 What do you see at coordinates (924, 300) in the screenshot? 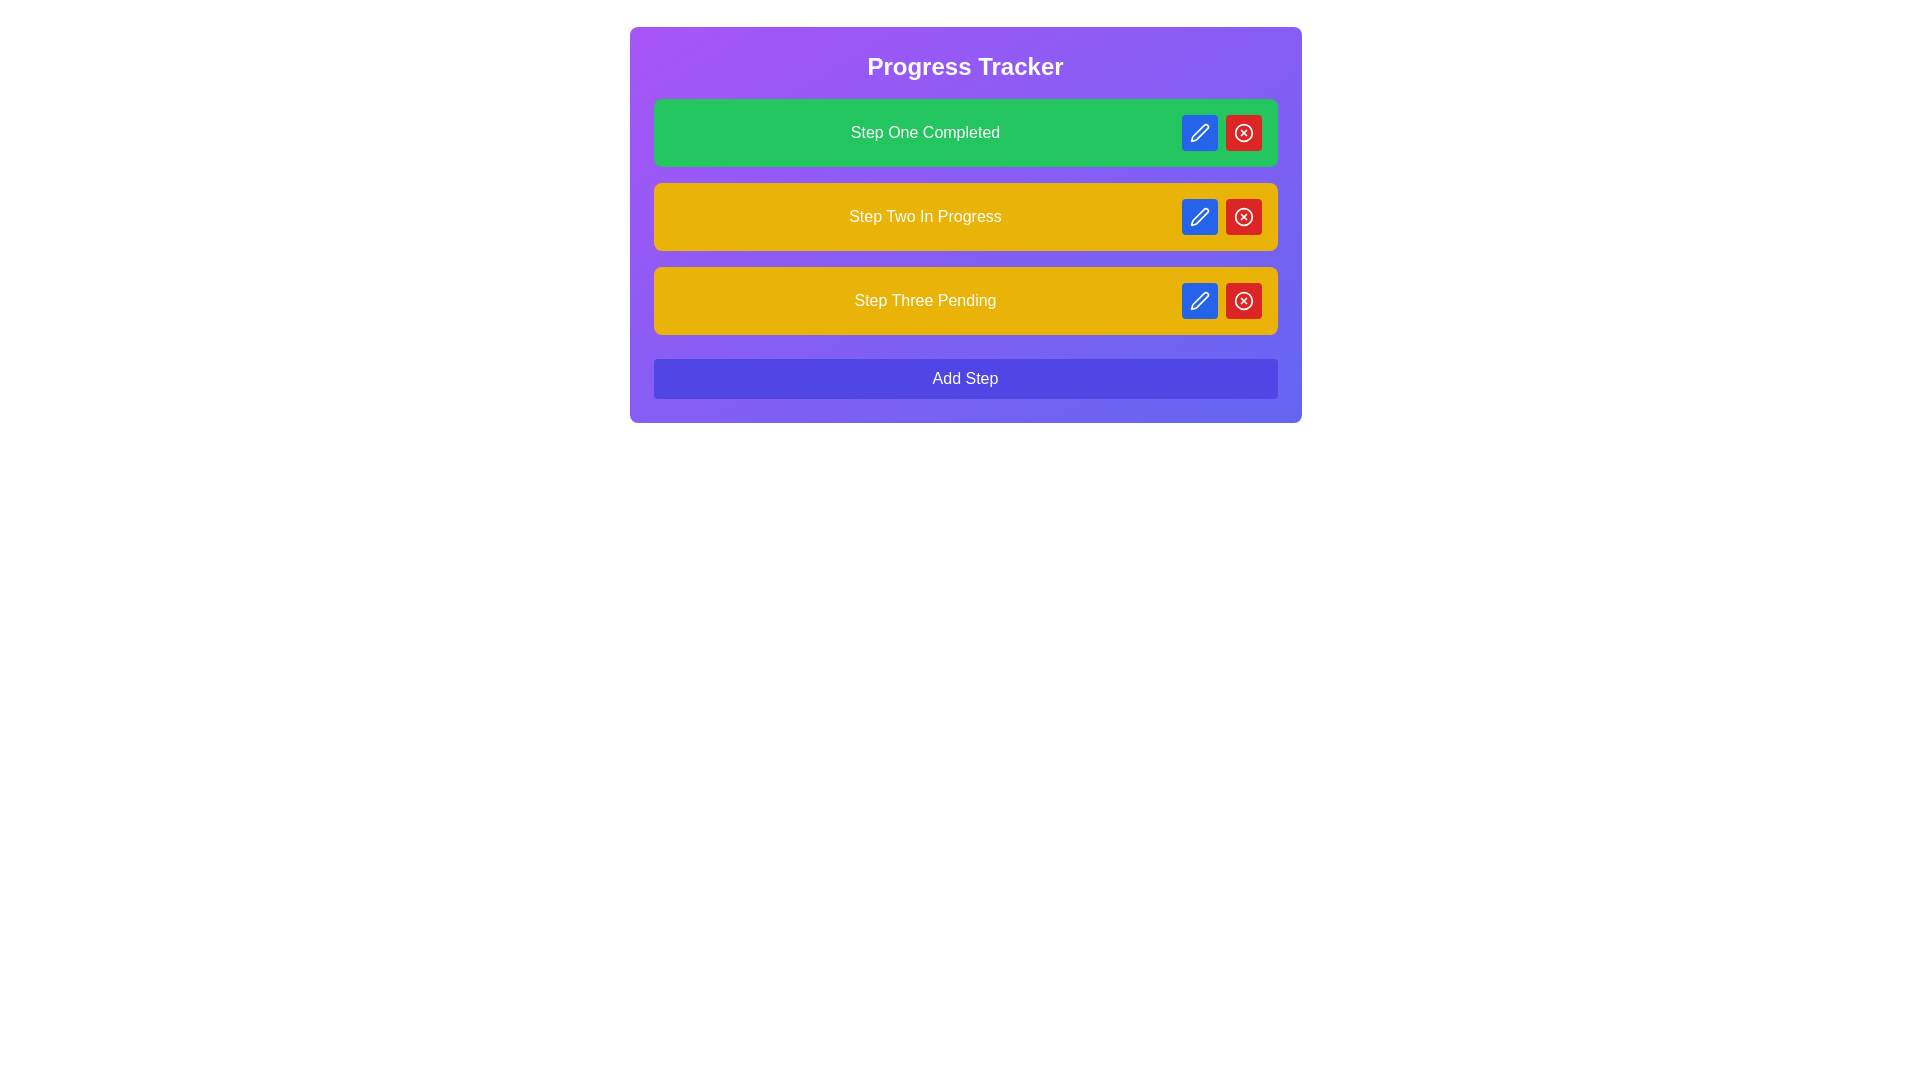
I see `the text label displaying 'Step Three Pending' in the progress tracker interface, which has a bold style and a yellow background` at bounding box center [924, 300].